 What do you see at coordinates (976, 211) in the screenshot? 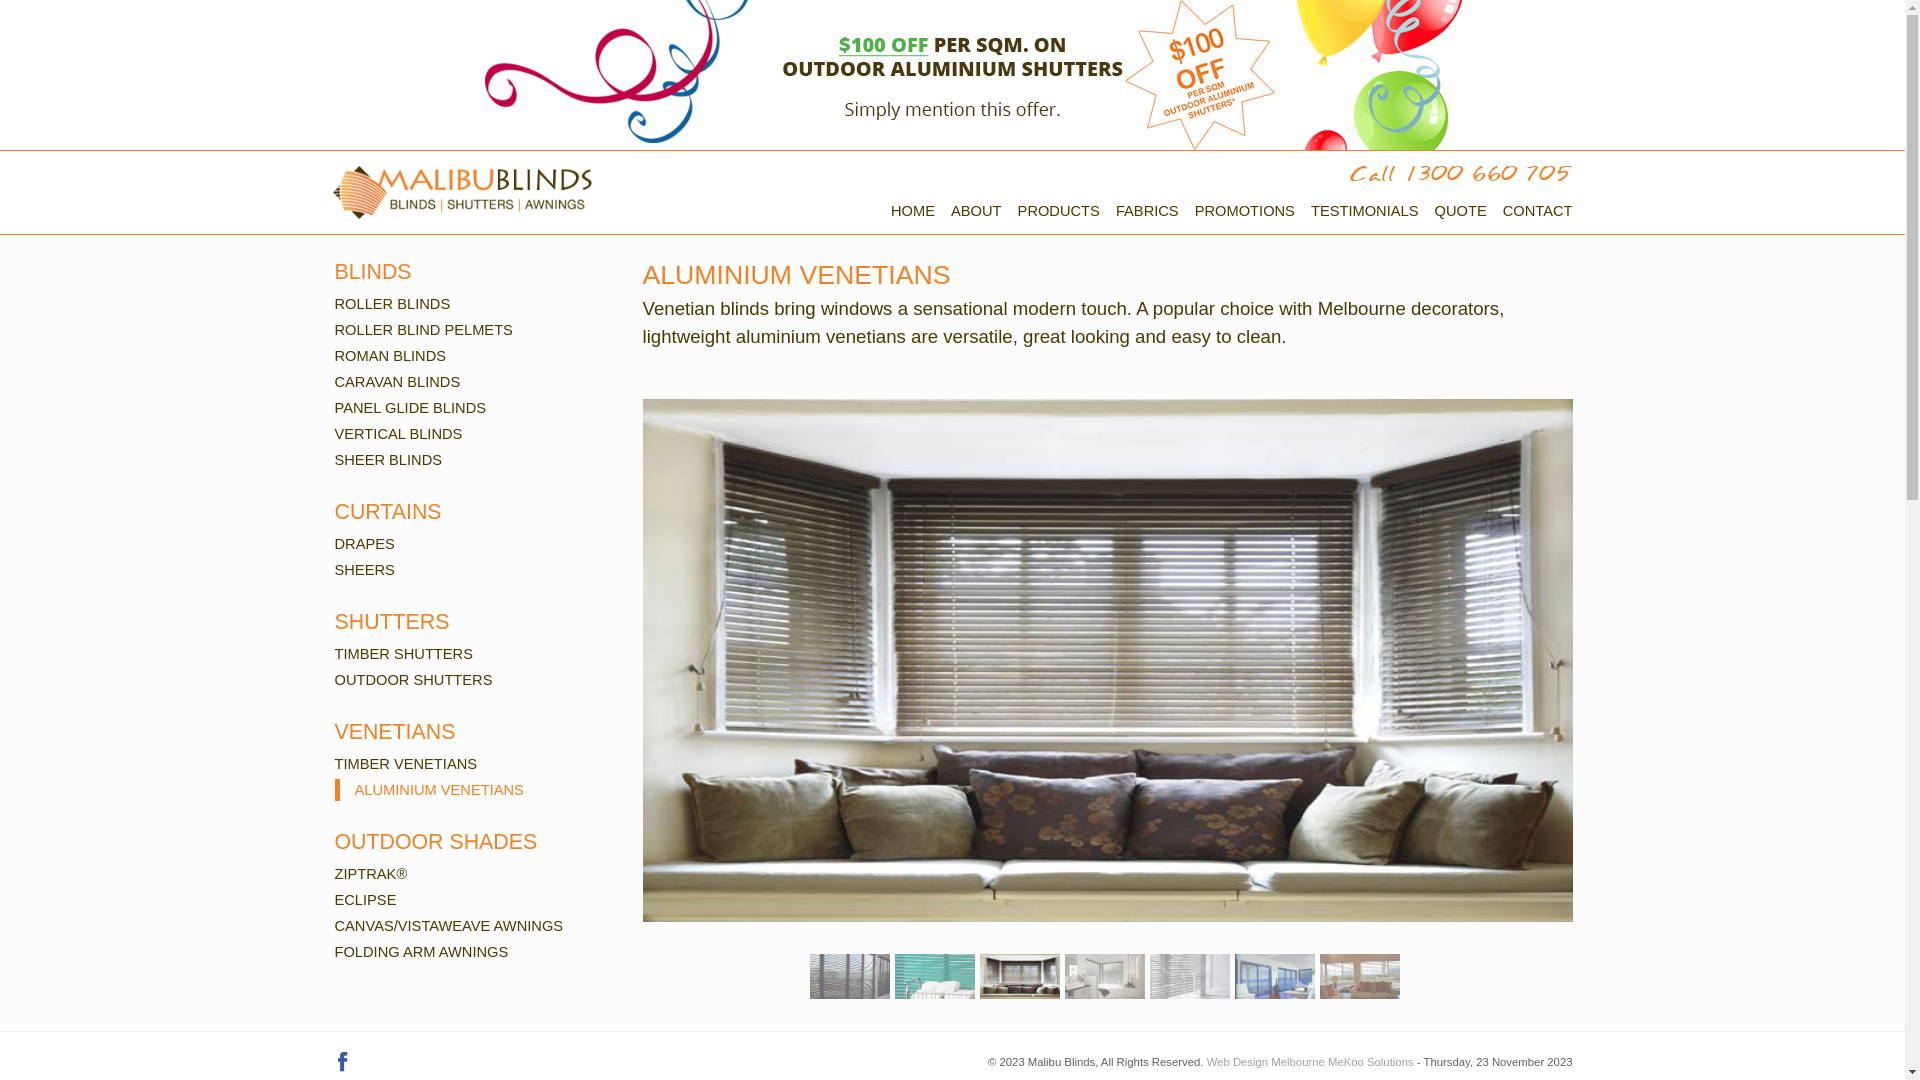
I see `'ABOUT'` at bounding box center [976, 211].